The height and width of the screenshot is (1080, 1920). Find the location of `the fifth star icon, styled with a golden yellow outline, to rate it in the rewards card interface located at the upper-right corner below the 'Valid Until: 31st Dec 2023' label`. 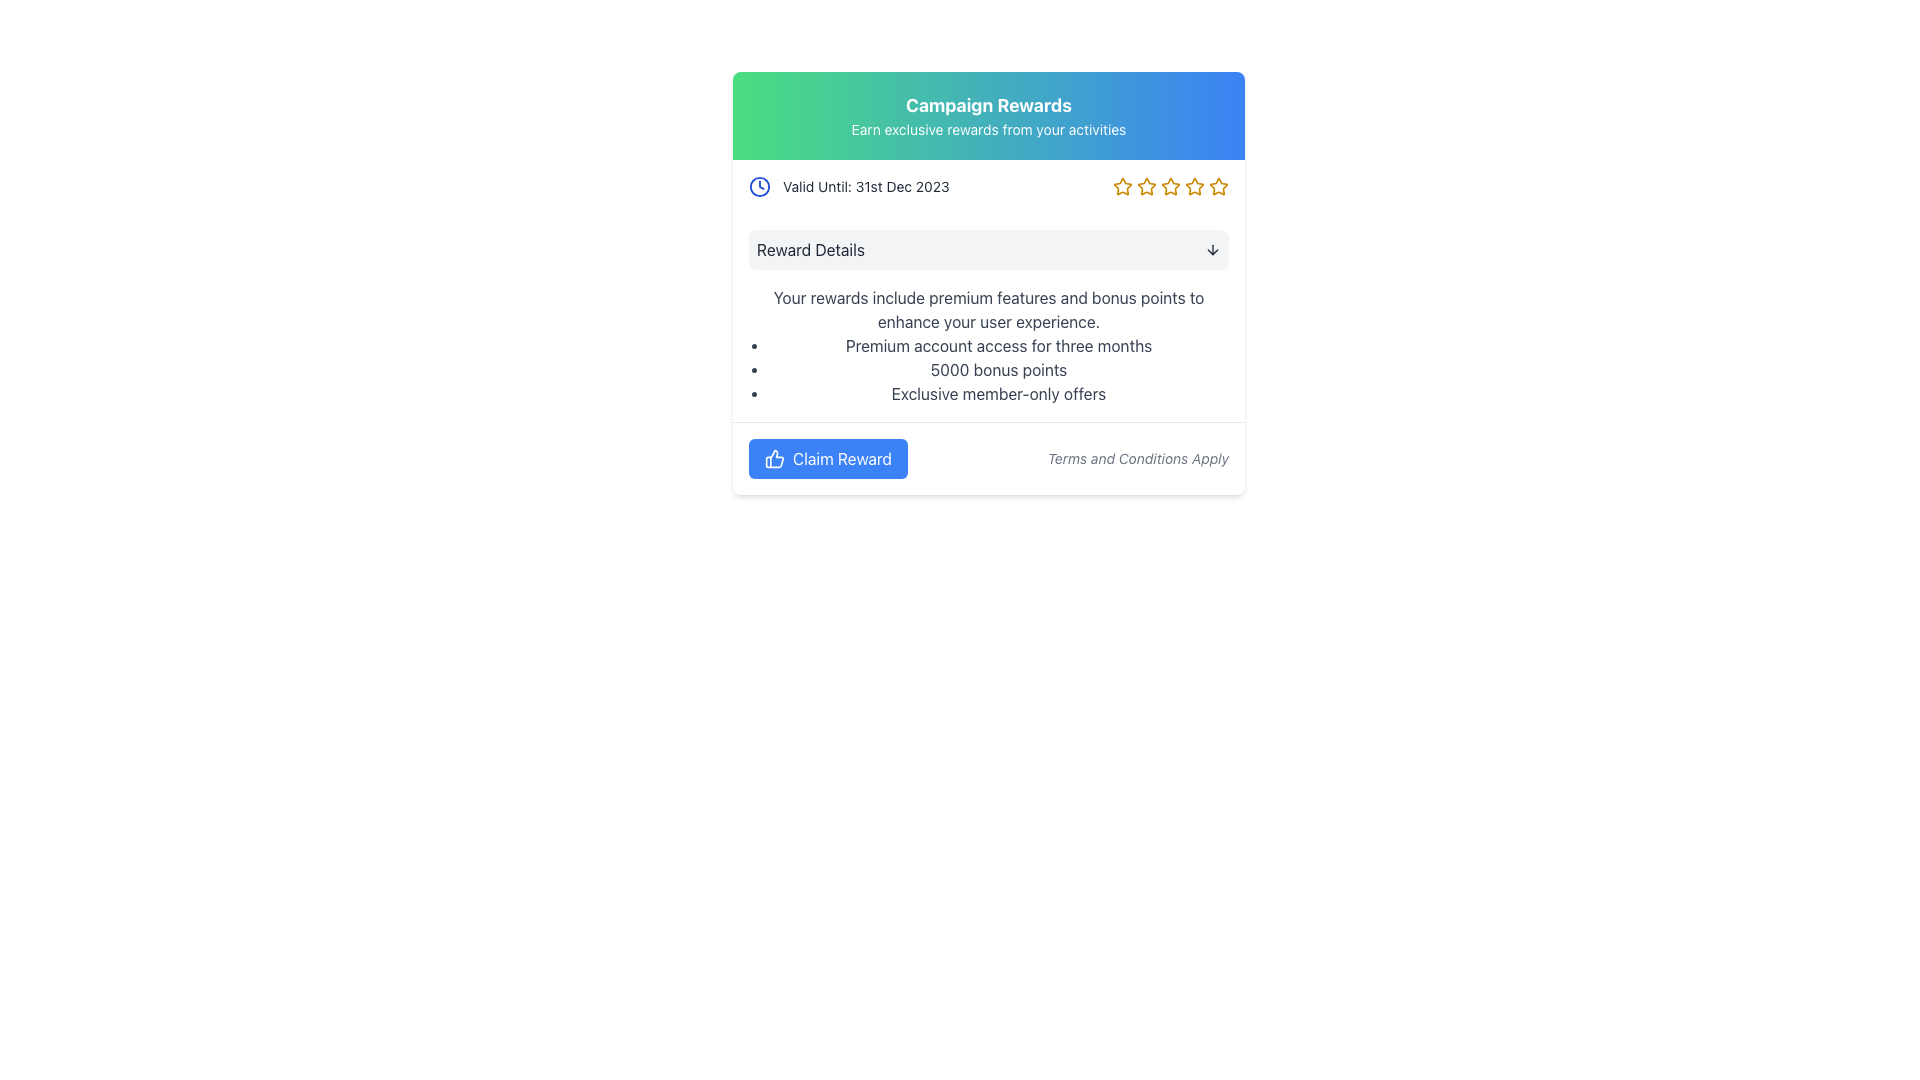

the fifth star icon, styled with a golden yellow outline, to rate it in the rewards card interface located at the upper-right corner below the 'Valid Until: 31st Dec 2023' label is located at coordinates (1218, 186).